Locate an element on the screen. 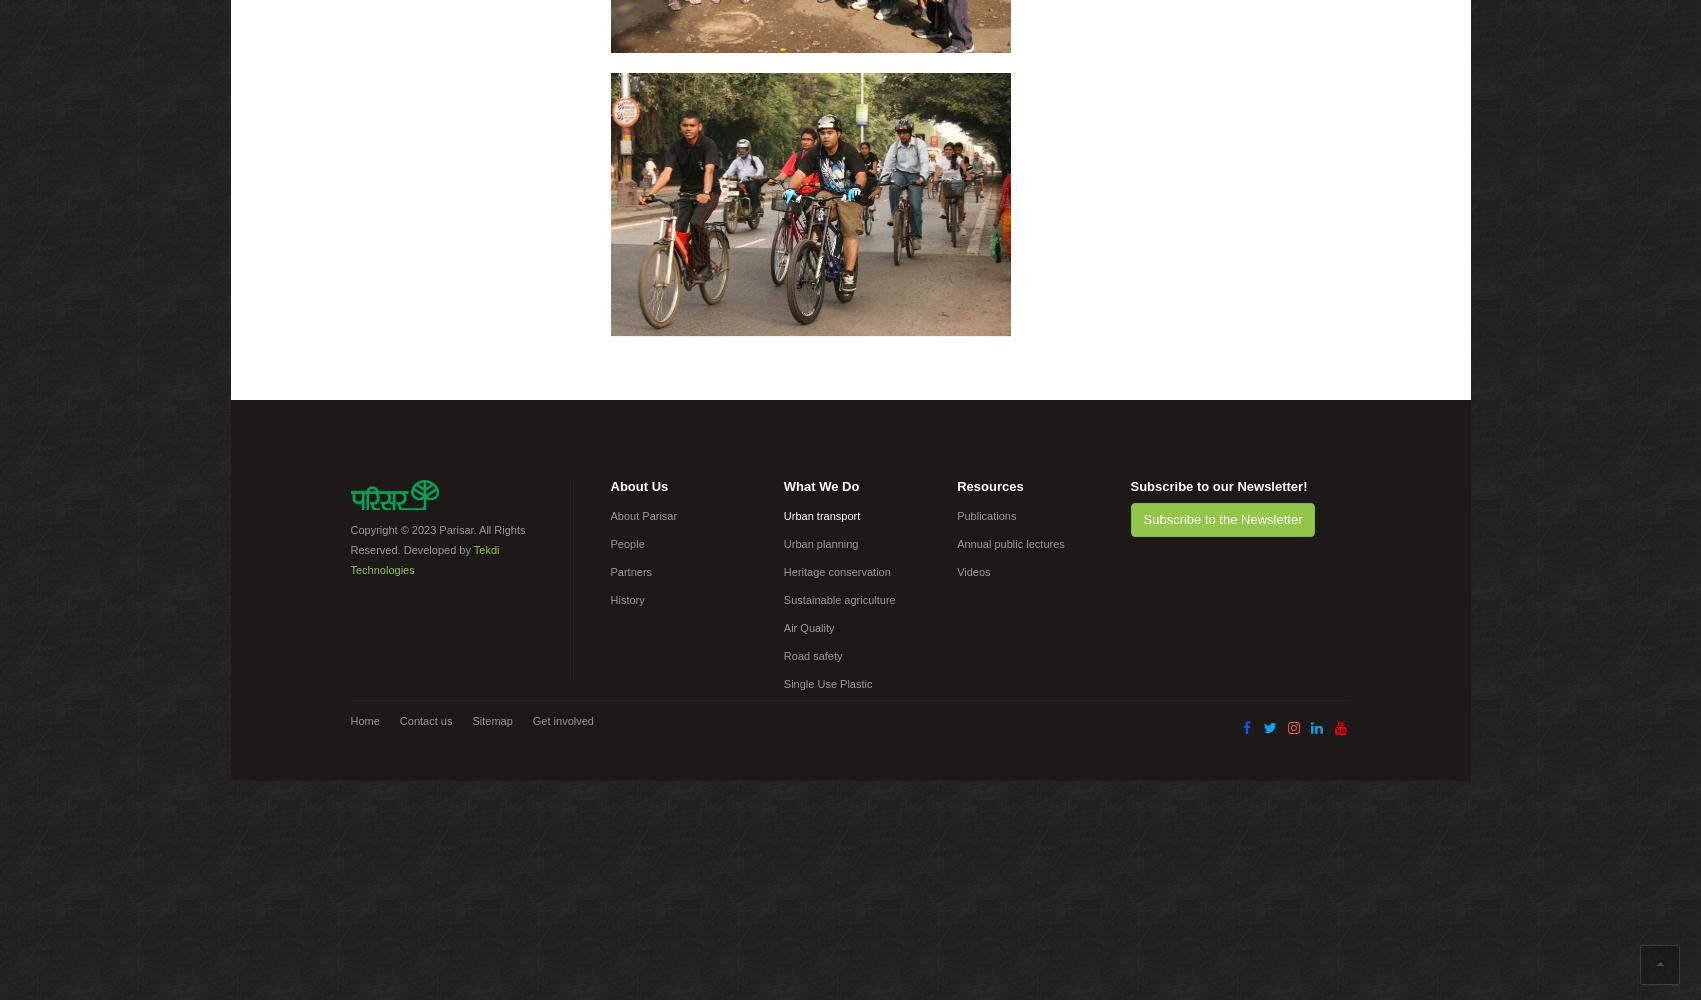 Image resolution: width=1701 pixels, height=1000 pixels. 'Copyright © 2023 Parisar. All Rights Reserved. Developed by' is located at coordinates (436, 540).